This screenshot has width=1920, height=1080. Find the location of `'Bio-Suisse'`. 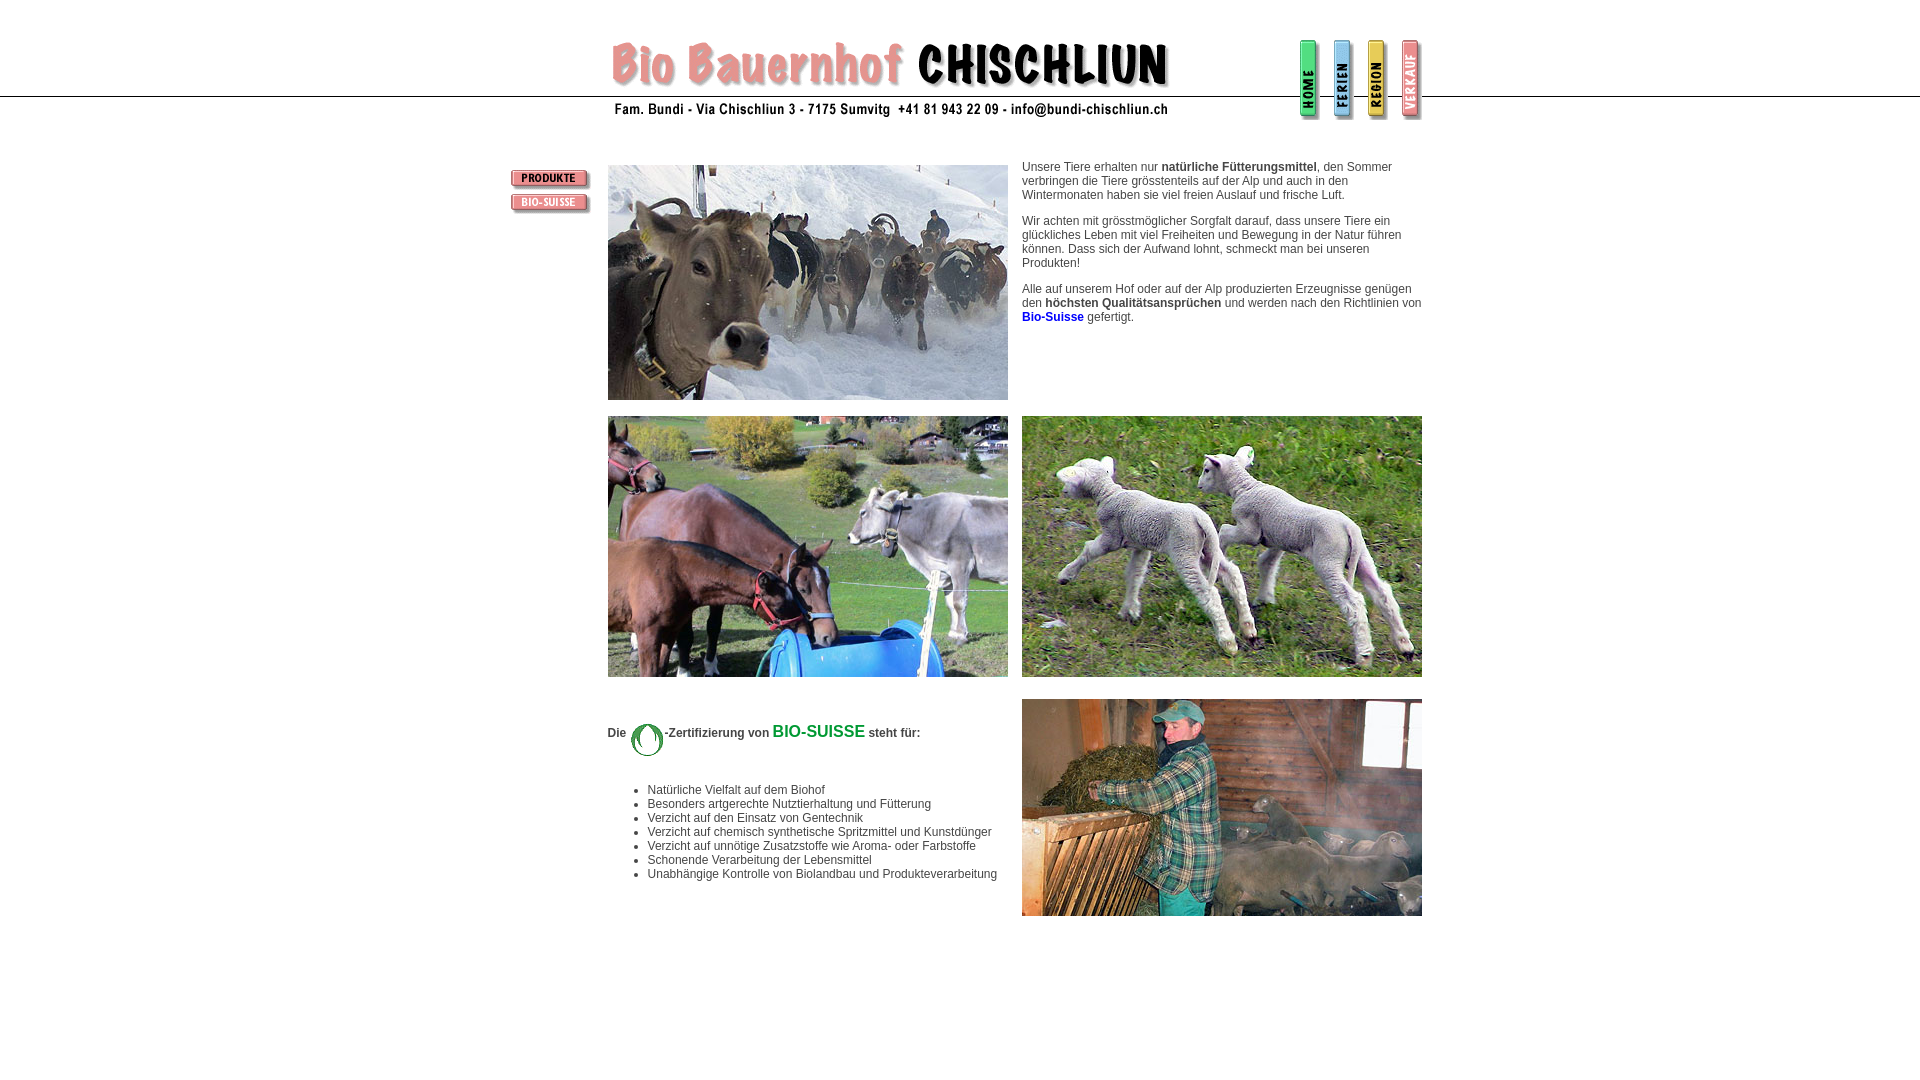

'Bio-Suisse' is located at coordinates (1051, 315).